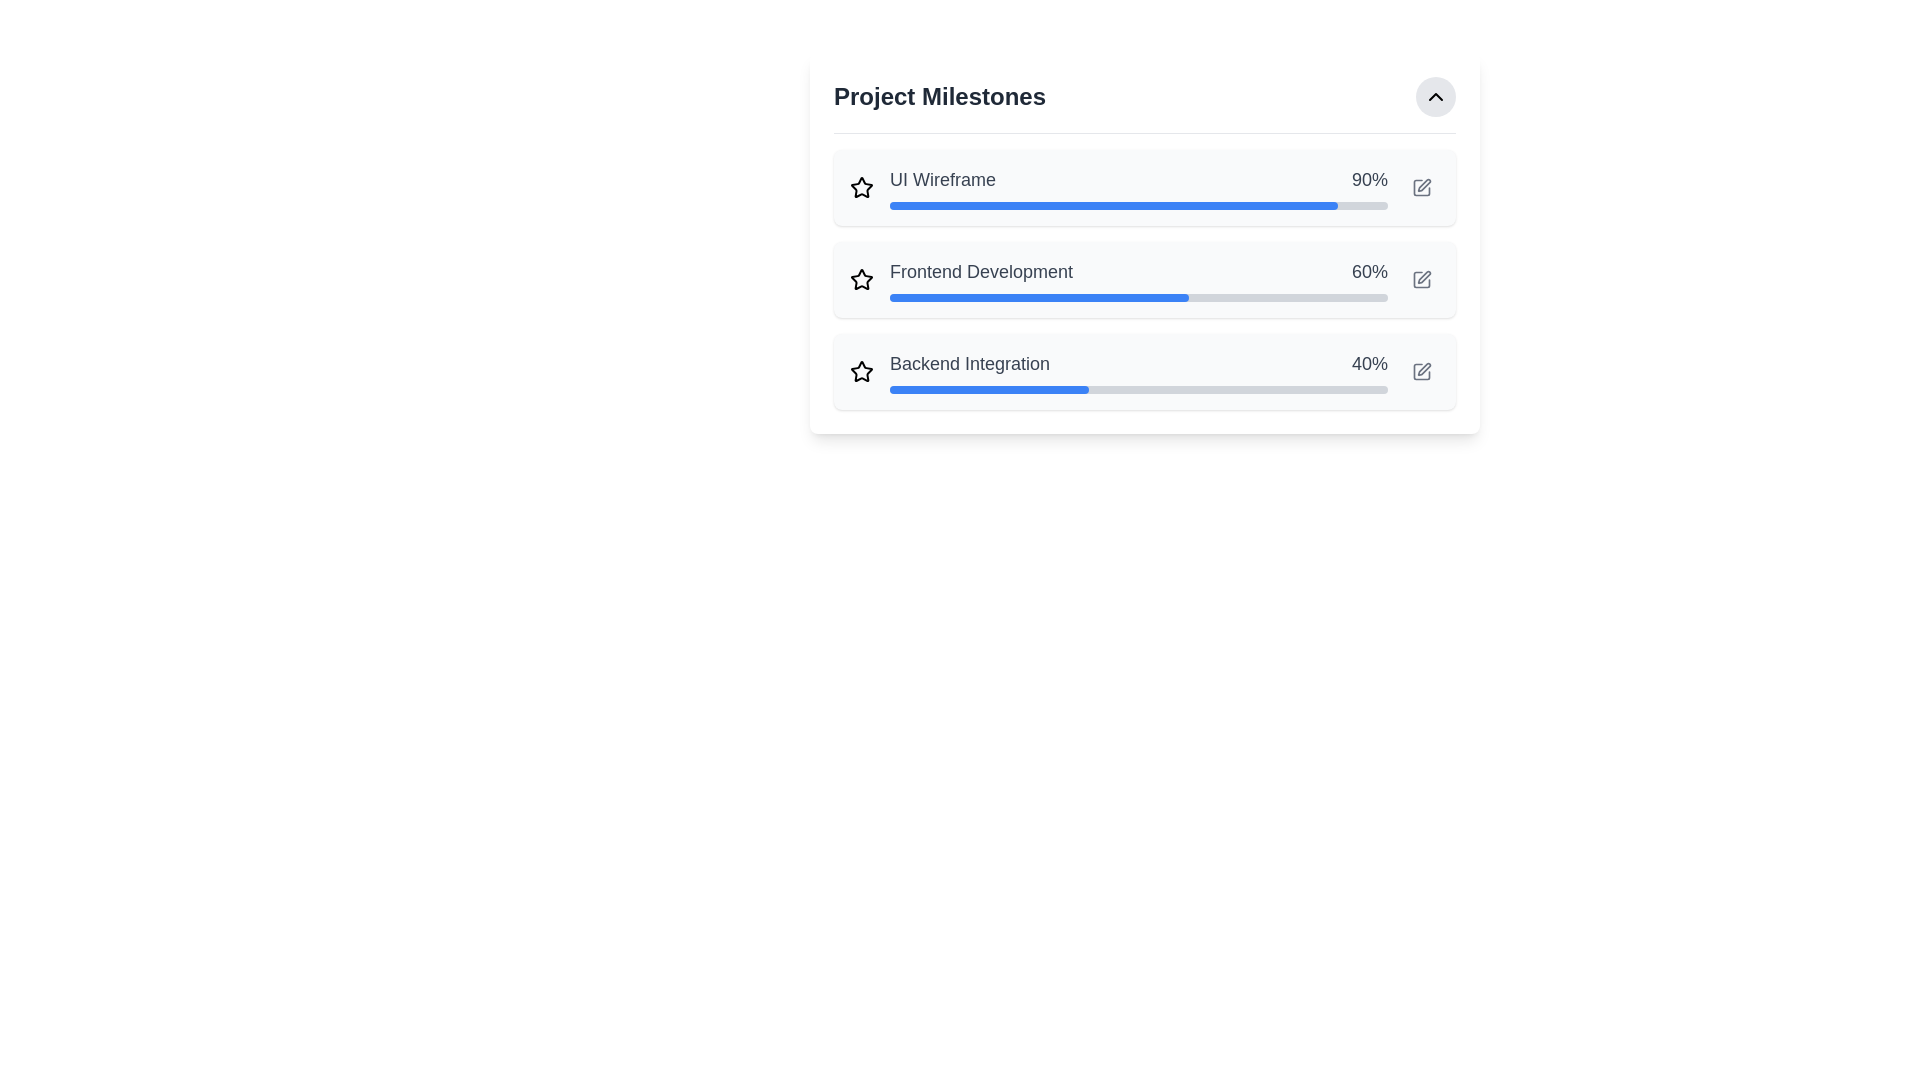 This screenshot has width=1920, height=1080. Describe the element at coordinates (1039, 297) in the screenshot. I see `the horizontal blue progress bar representing 60% completion, located in the middle section of the list item for 'Frontend Development'` at that location.